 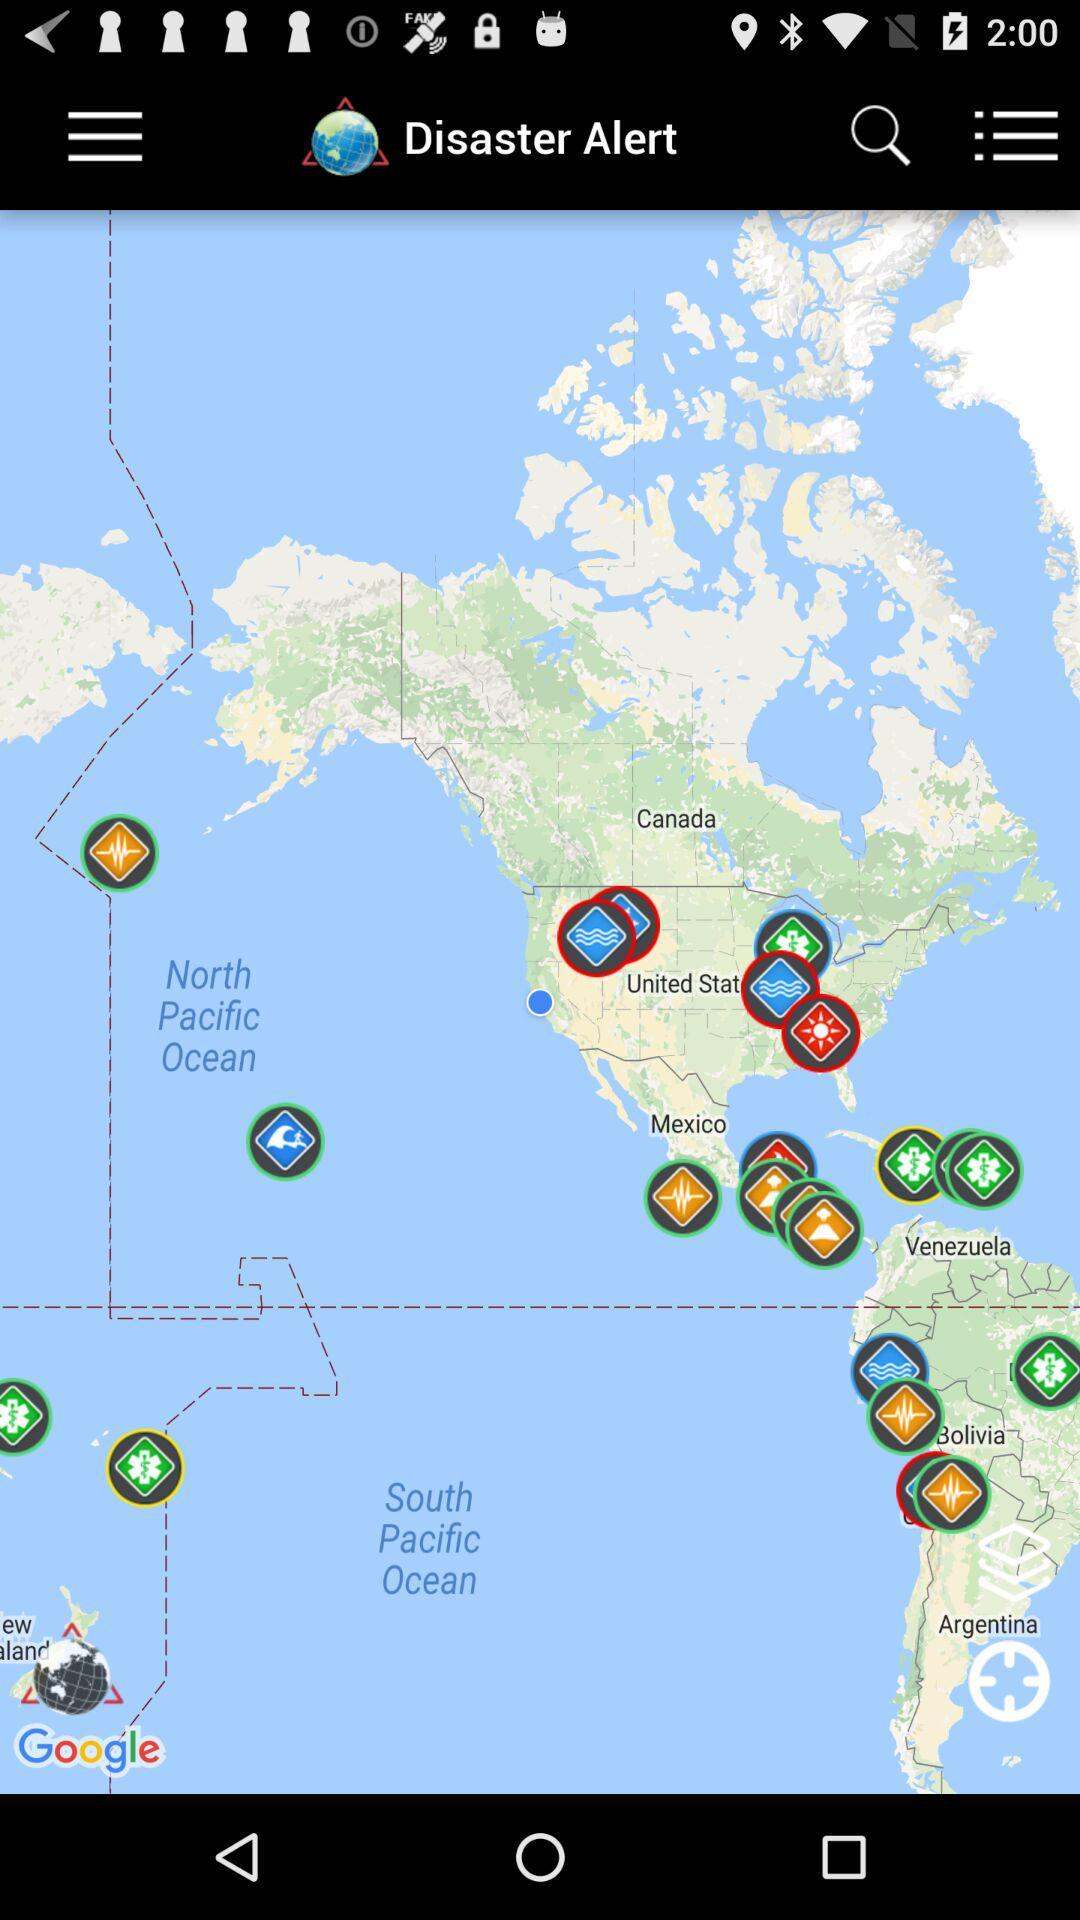 What do you see at coordinates (1009, 1827) in the screenshot?
I see `the location_crosshair icon` at bounding box center [1009, 1827].